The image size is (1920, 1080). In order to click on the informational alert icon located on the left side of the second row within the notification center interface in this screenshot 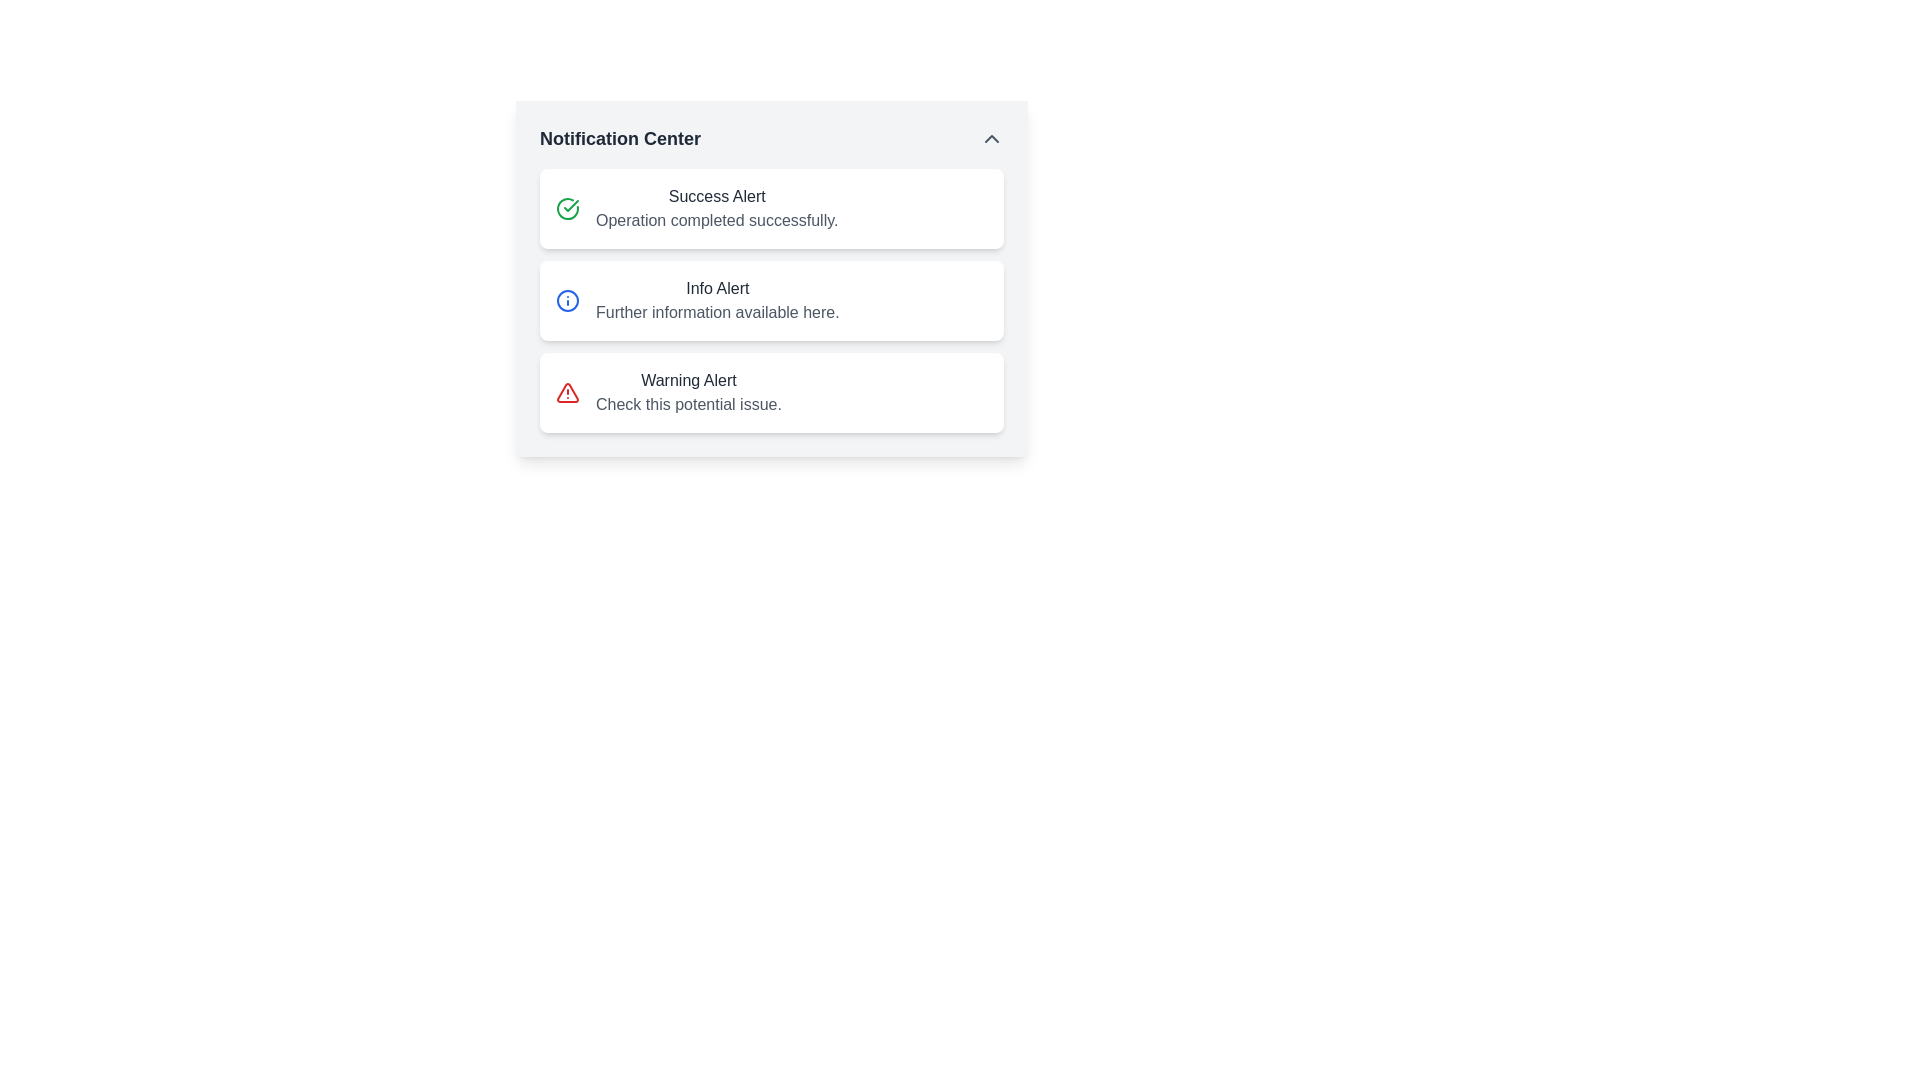, I will do `click(566, 300)`.